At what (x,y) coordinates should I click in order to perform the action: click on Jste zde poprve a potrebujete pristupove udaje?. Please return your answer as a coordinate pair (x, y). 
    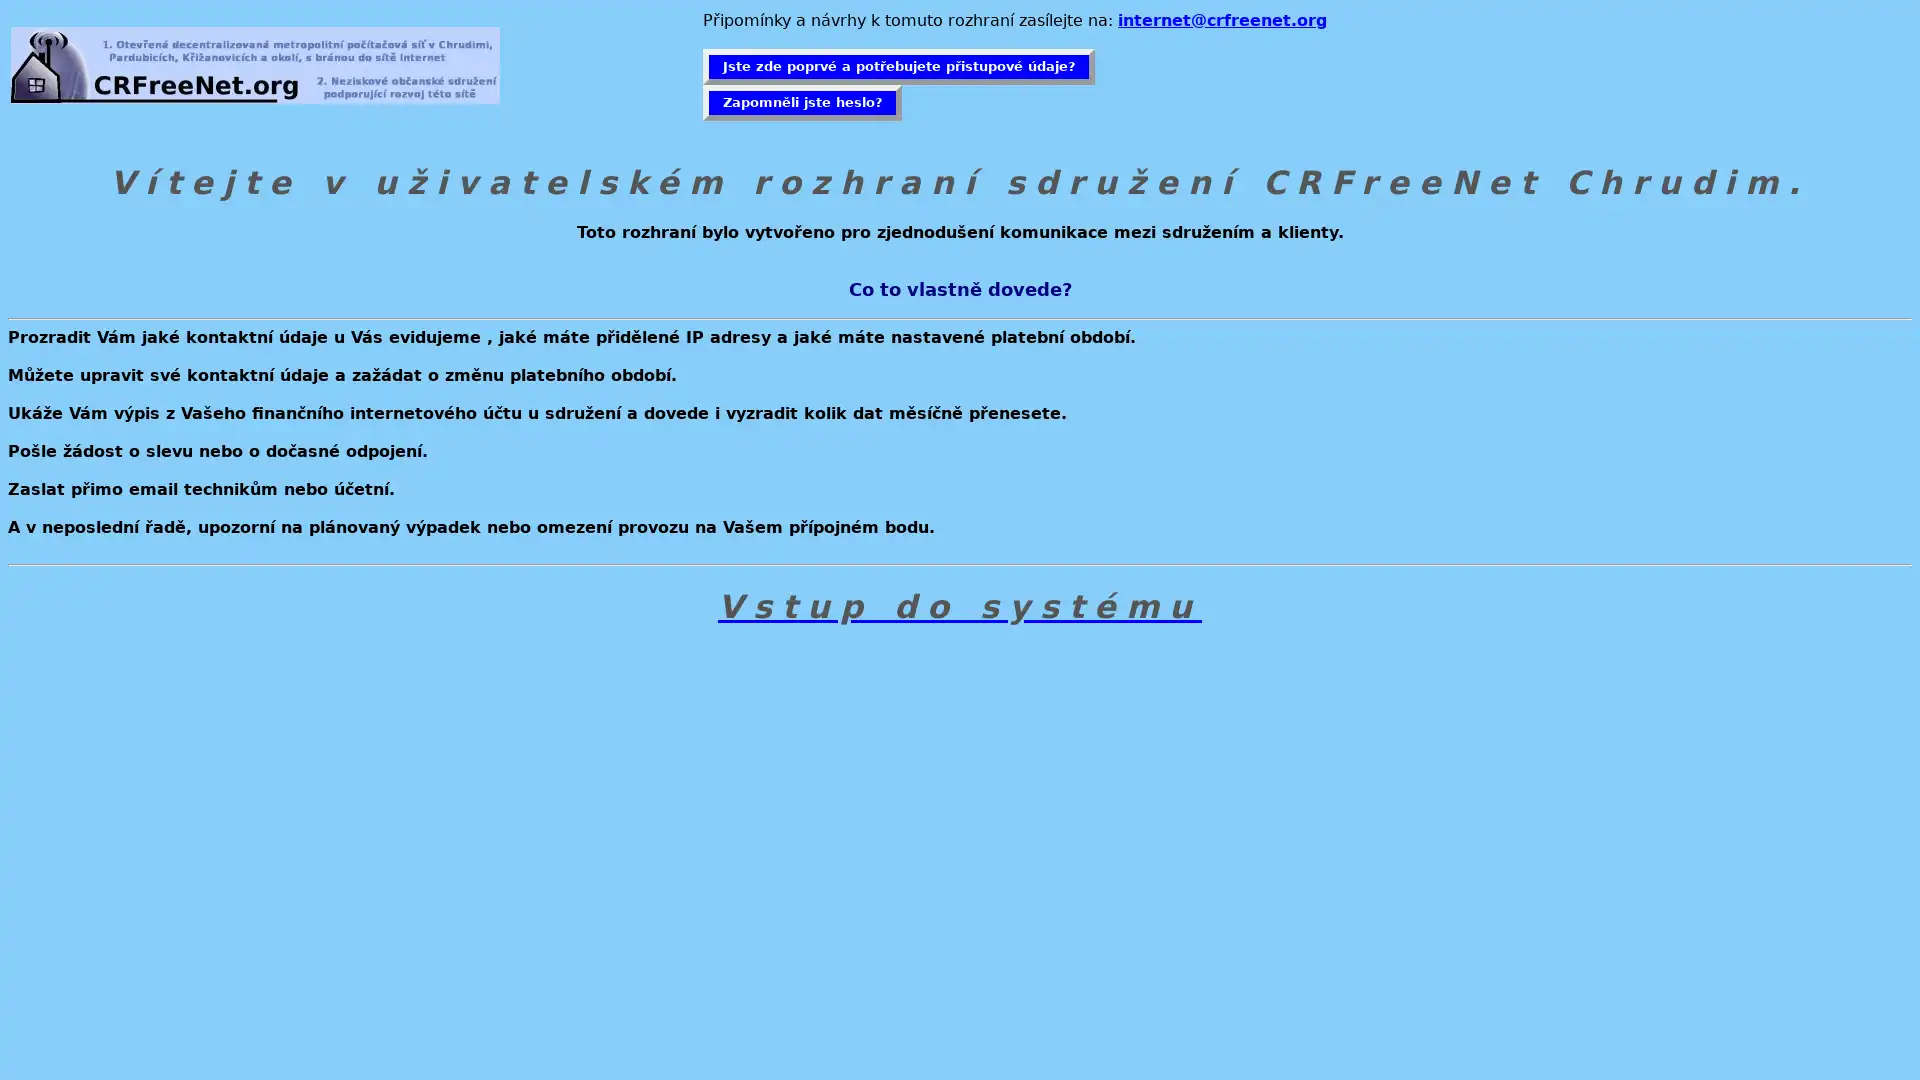
    Looking at the image, I should click on (897, 65).